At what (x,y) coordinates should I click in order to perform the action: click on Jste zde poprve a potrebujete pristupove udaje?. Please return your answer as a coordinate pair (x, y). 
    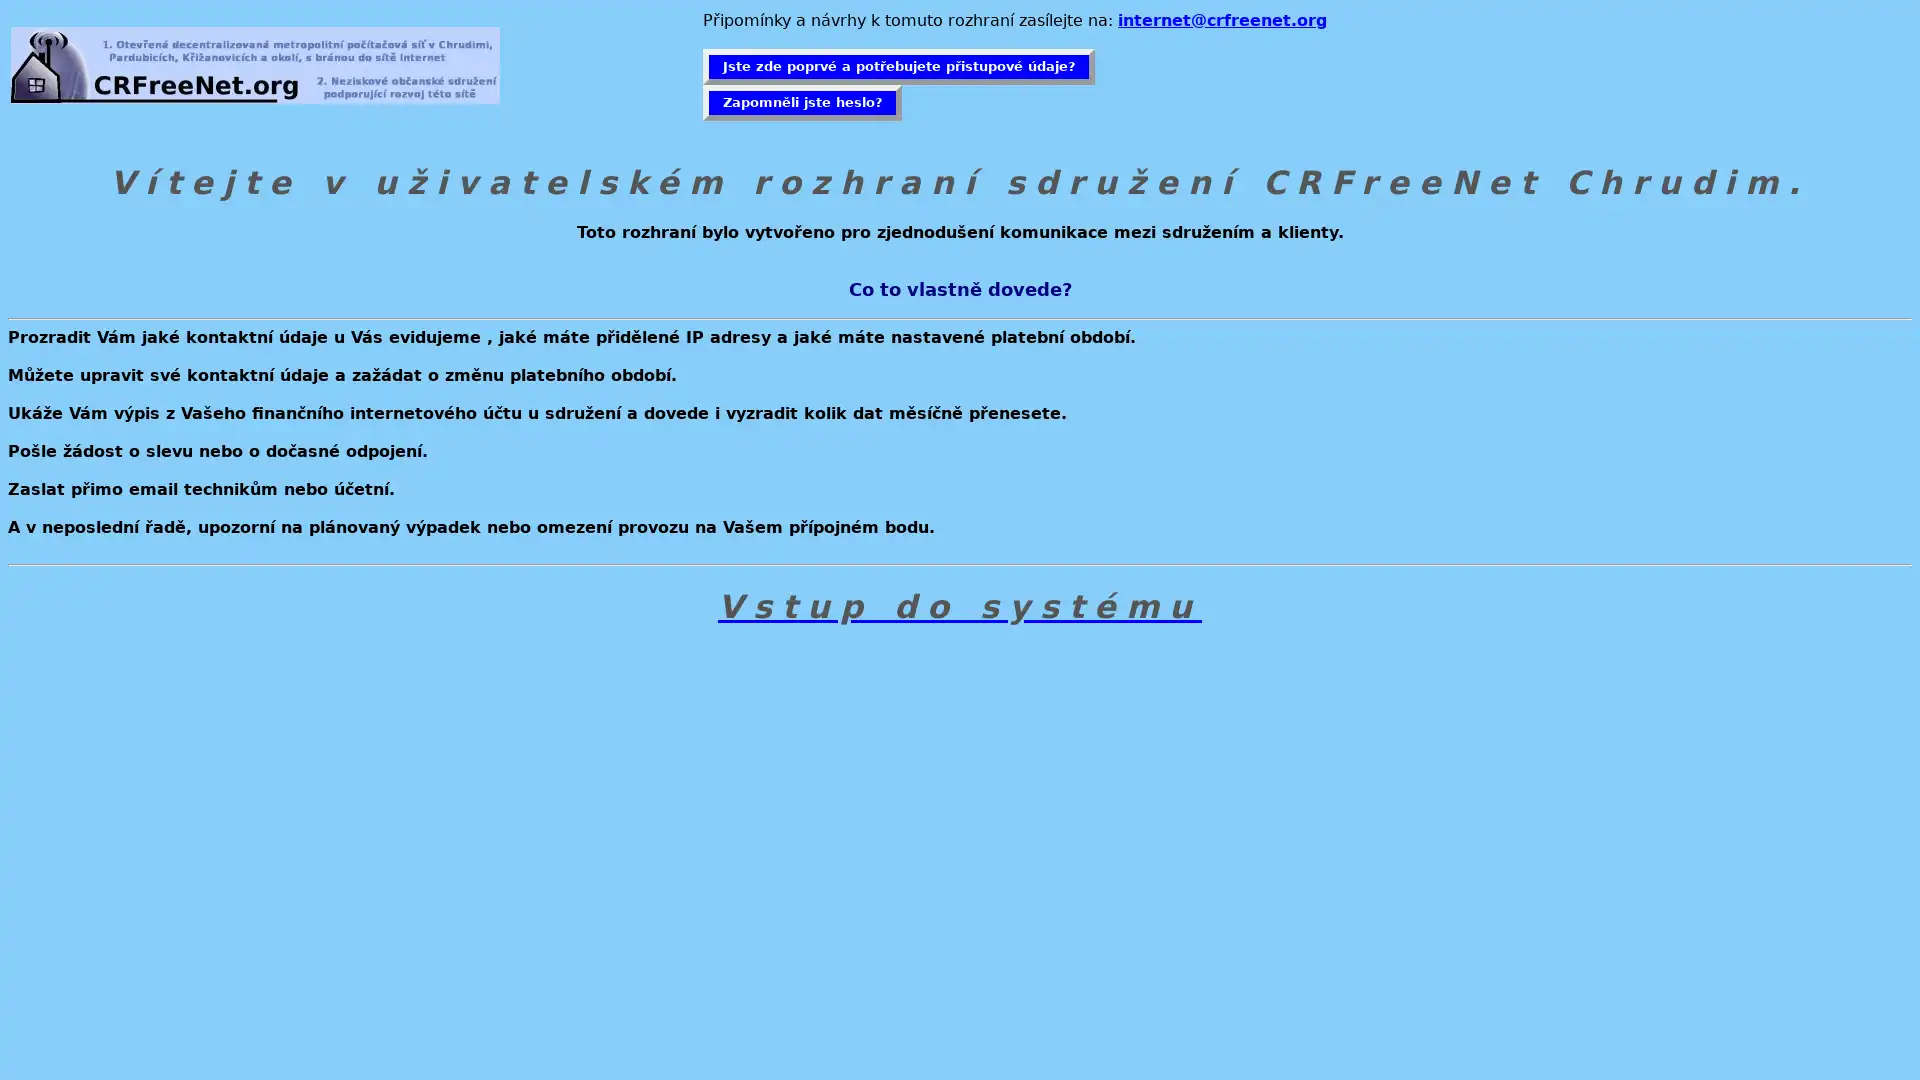
    Looking at the image, I should click on (897, 65).